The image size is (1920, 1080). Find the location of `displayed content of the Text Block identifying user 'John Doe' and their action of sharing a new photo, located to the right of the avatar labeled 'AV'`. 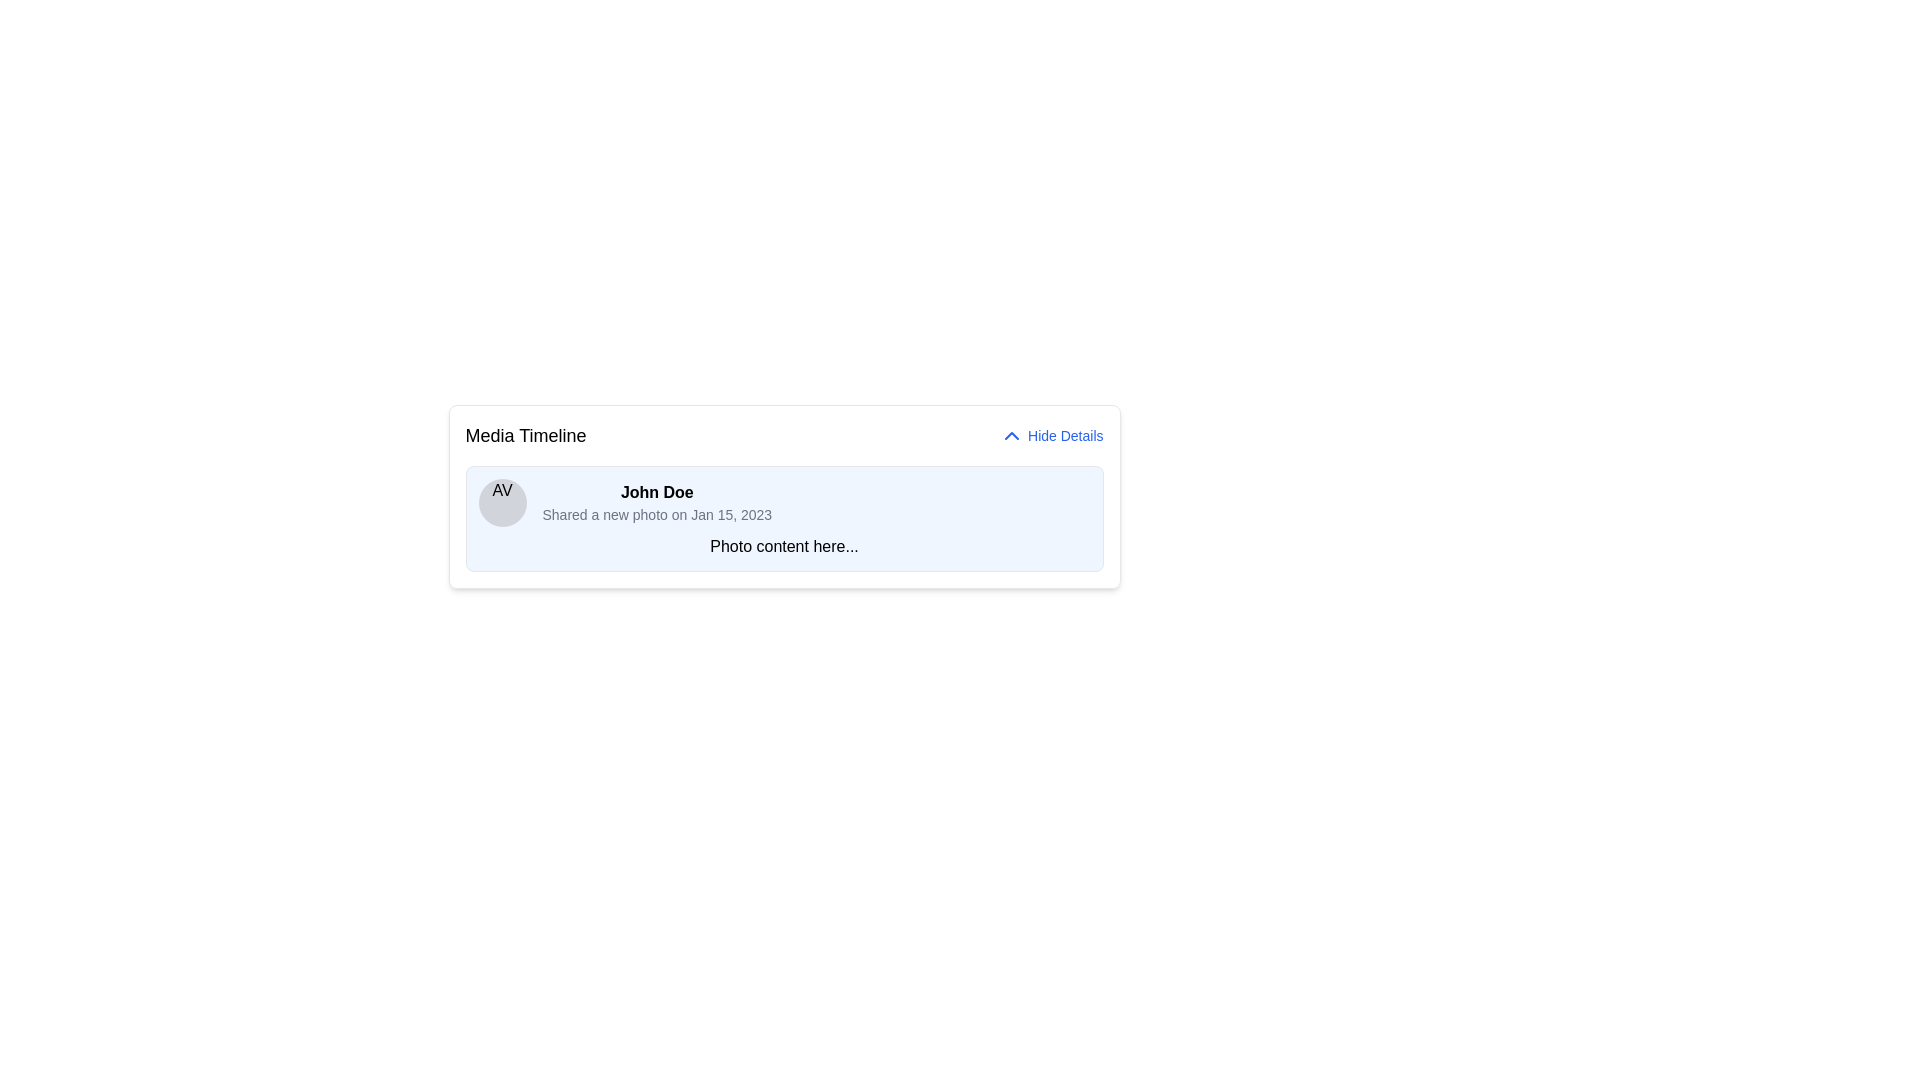

displayed content of the Text Block identifying user 'John Doe' and their action of sharing a new photo, located to the right of the avatar labeled 'AV' is located at coordinates (657, 501).